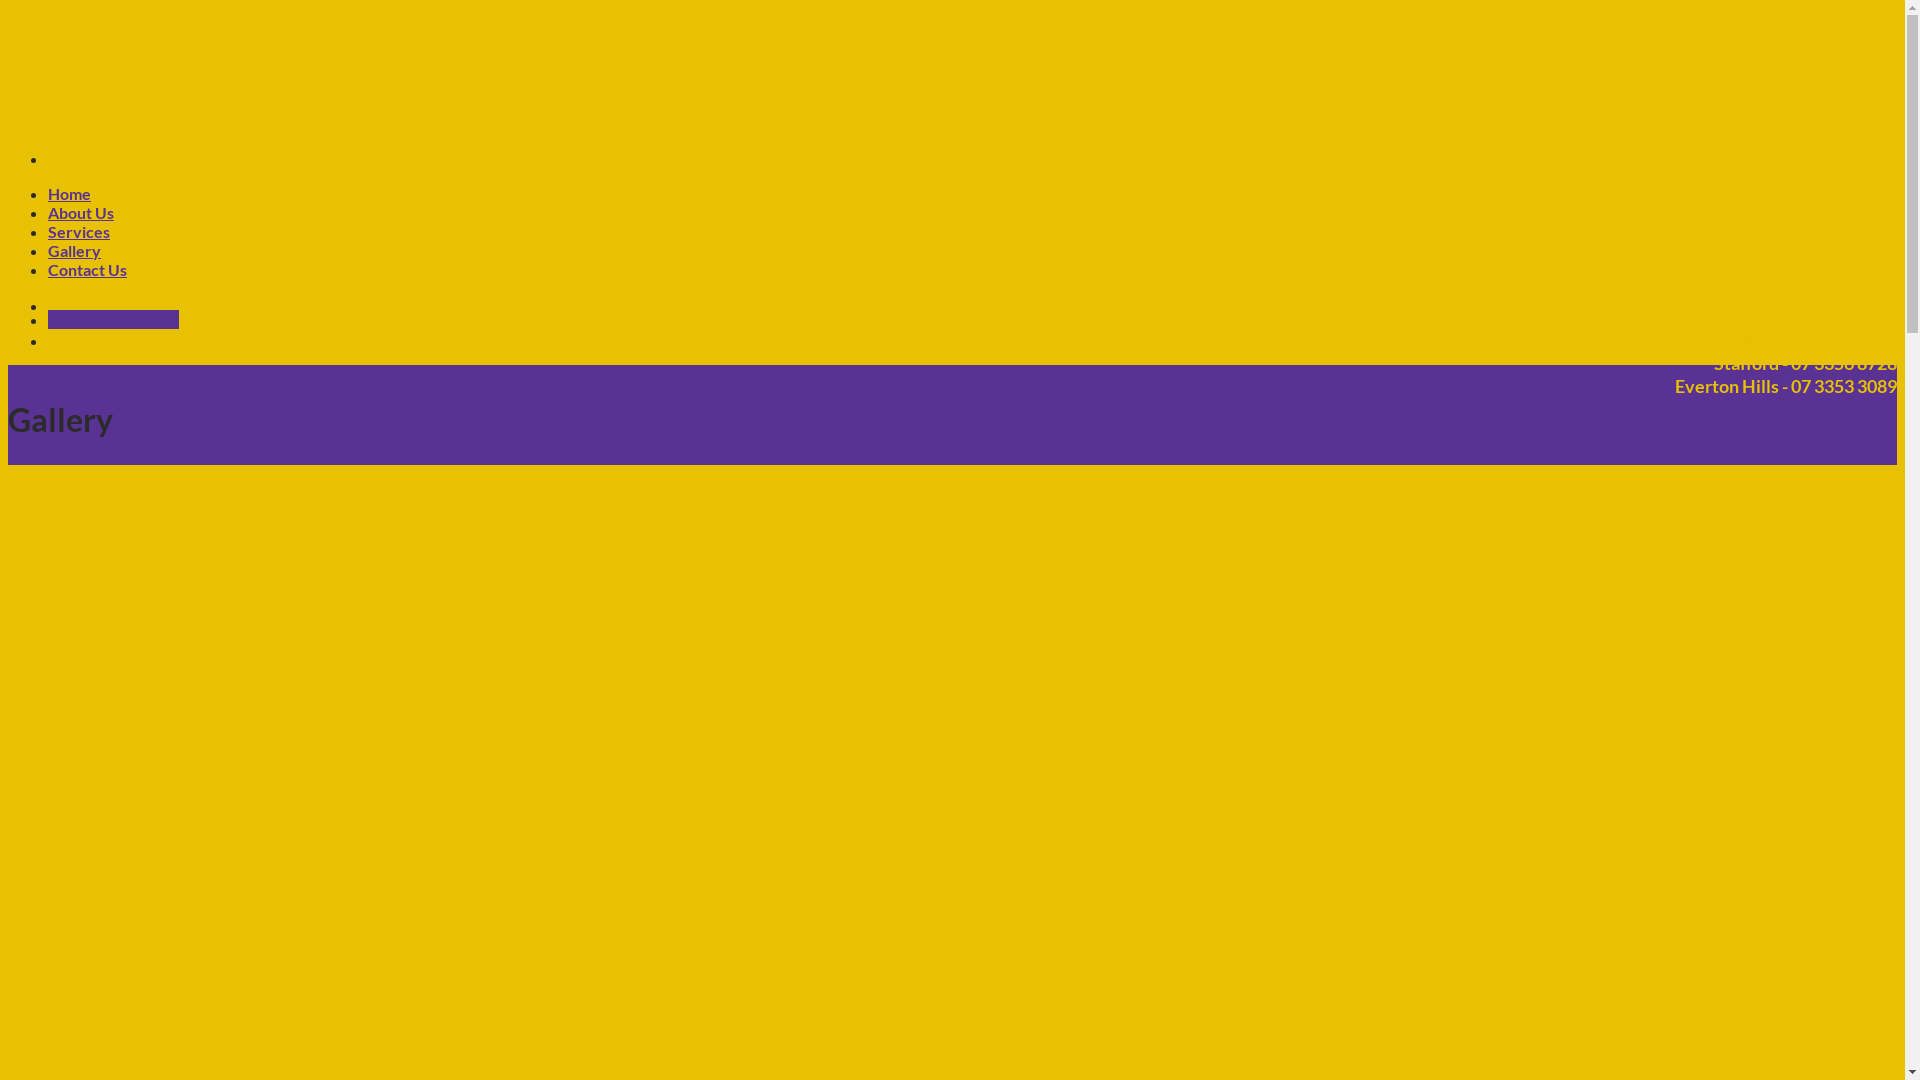 The width and height of the screenshot is (1920, 1080). What do you see at coordinates (7, 7) in the screenshot?
I see `'Skip to content'` at bounding box center [7, 7].